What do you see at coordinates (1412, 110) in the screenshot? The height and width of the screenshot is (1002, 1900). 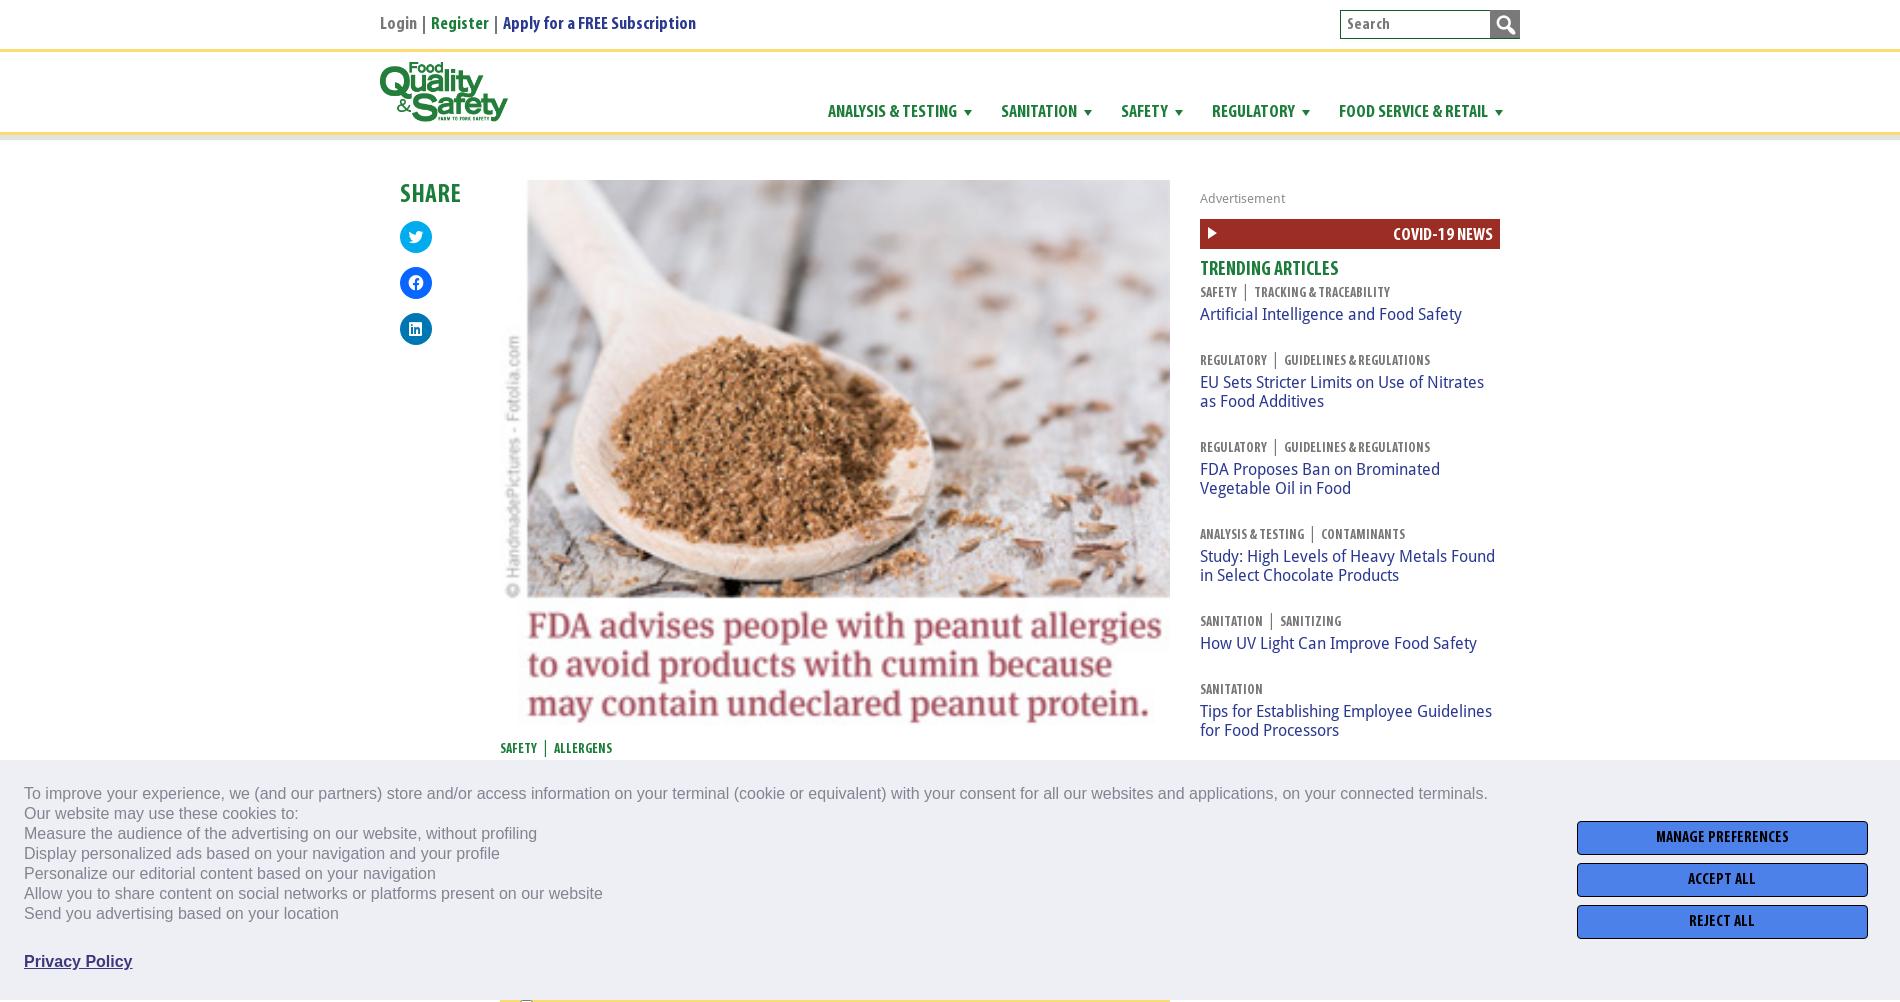 I see `'Food Service & Retail'` at bounding box center [1412, 110].